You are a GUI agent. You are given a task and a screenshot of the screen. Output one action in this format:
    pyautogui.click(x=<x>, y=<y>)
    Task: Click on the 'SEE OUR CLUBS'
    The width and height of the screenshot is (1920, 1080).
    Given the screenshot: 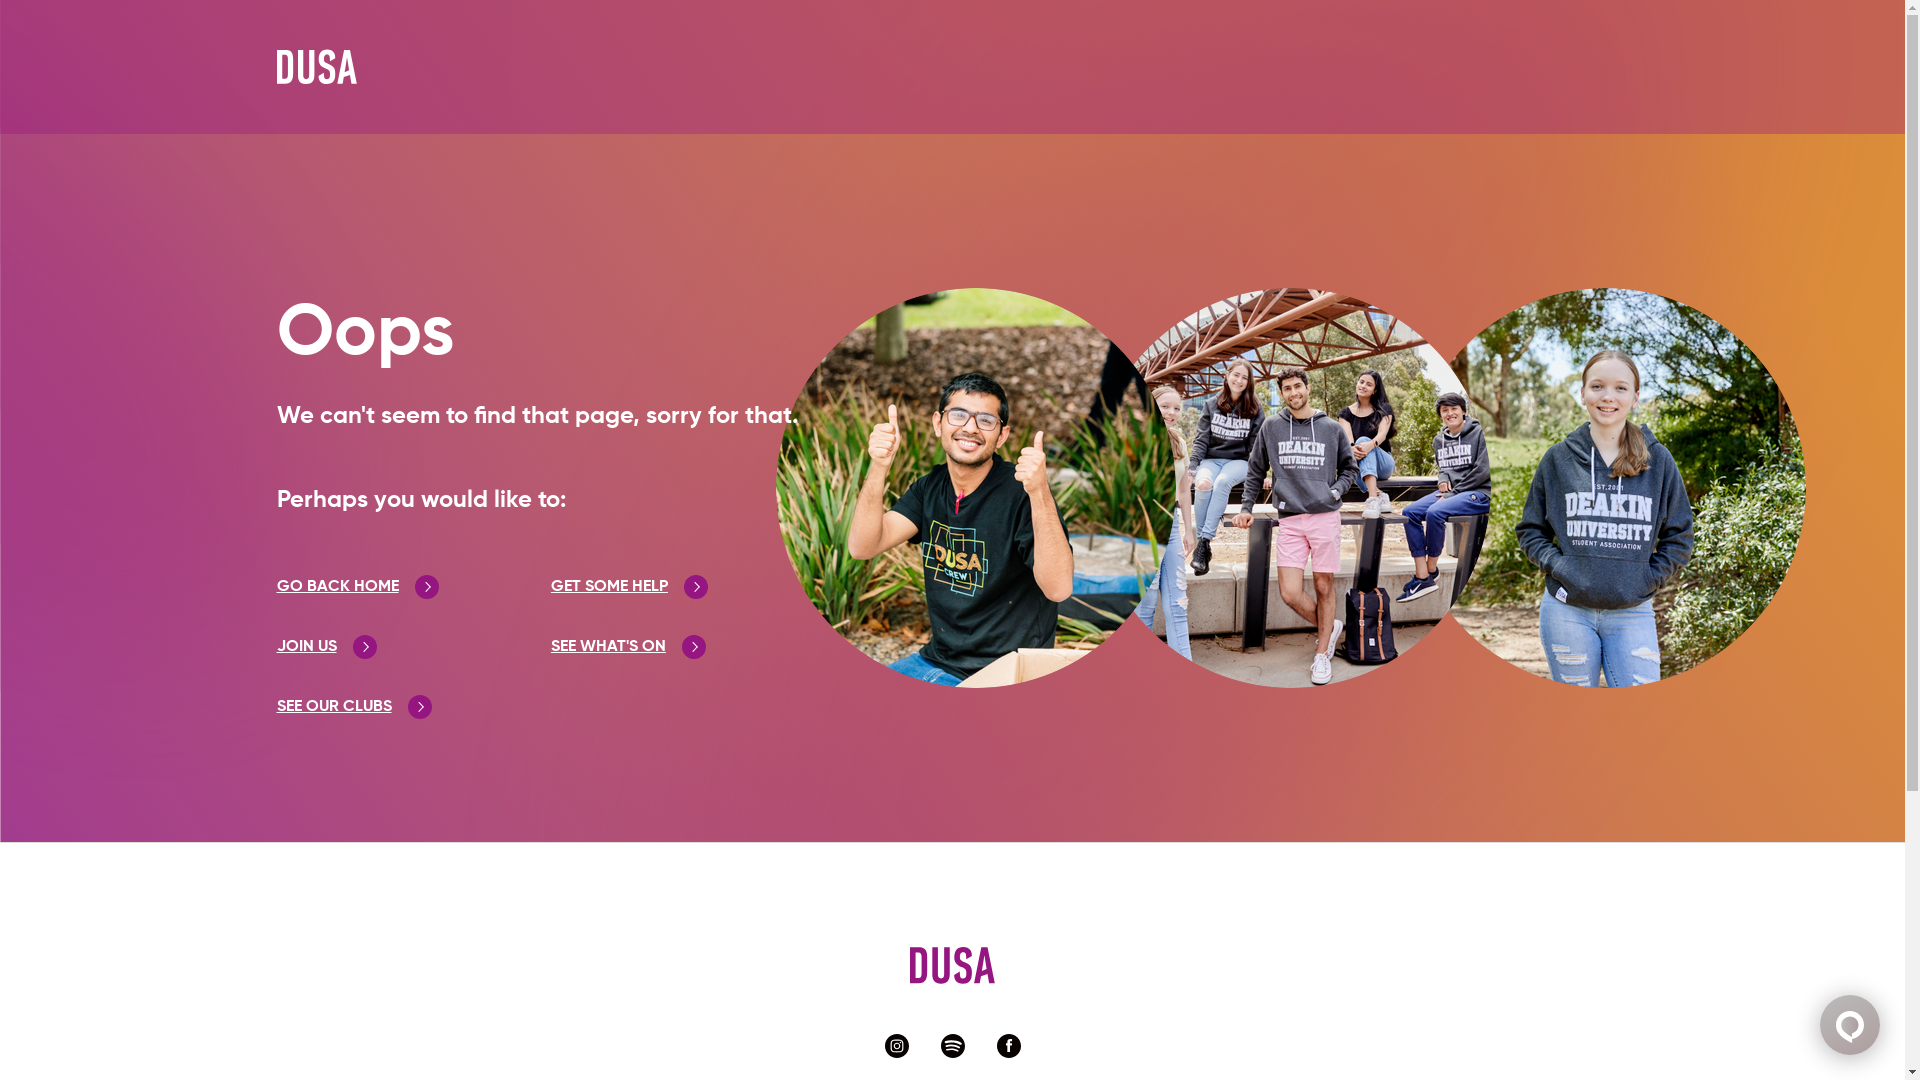 What is the action you would take?
    pyautogui.click(x=353, y=705)
    